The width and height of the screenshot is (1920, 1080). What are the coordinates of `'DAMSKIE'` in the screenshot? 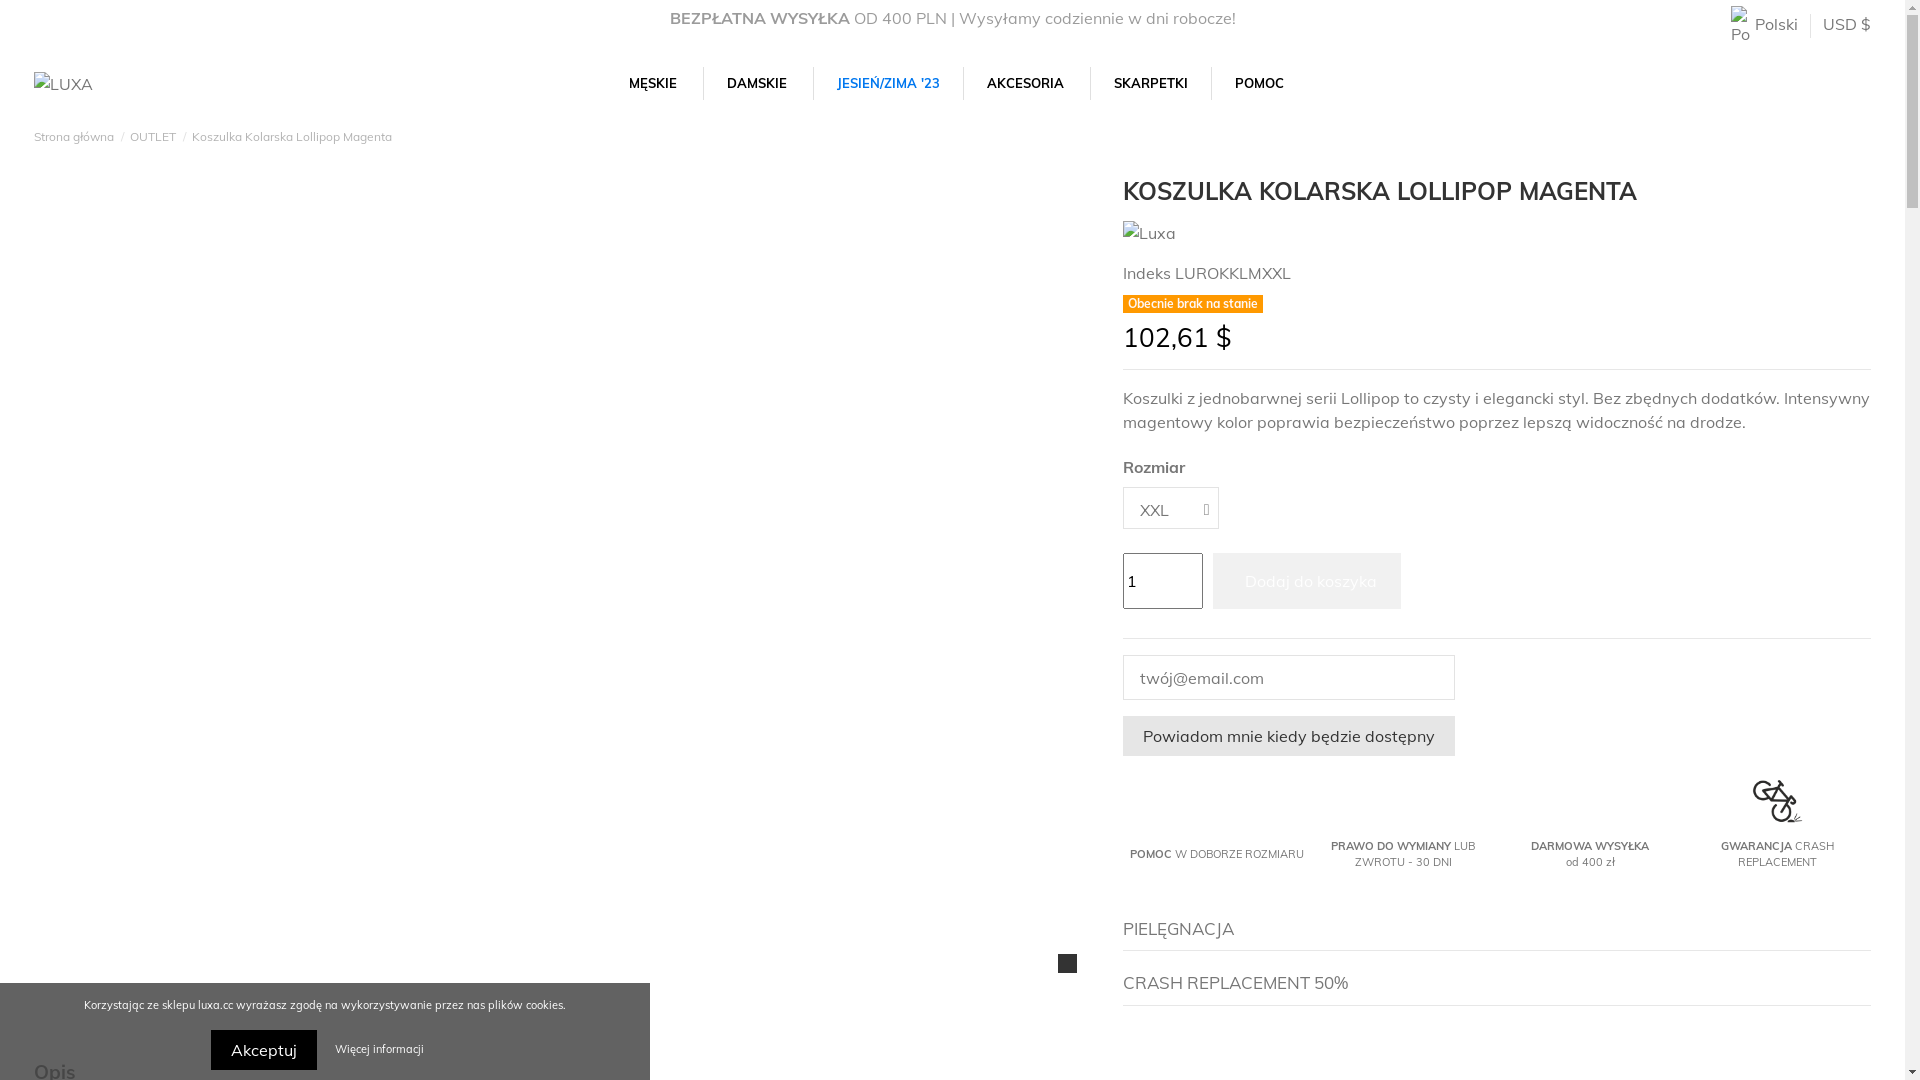 It's located at (757, 82).